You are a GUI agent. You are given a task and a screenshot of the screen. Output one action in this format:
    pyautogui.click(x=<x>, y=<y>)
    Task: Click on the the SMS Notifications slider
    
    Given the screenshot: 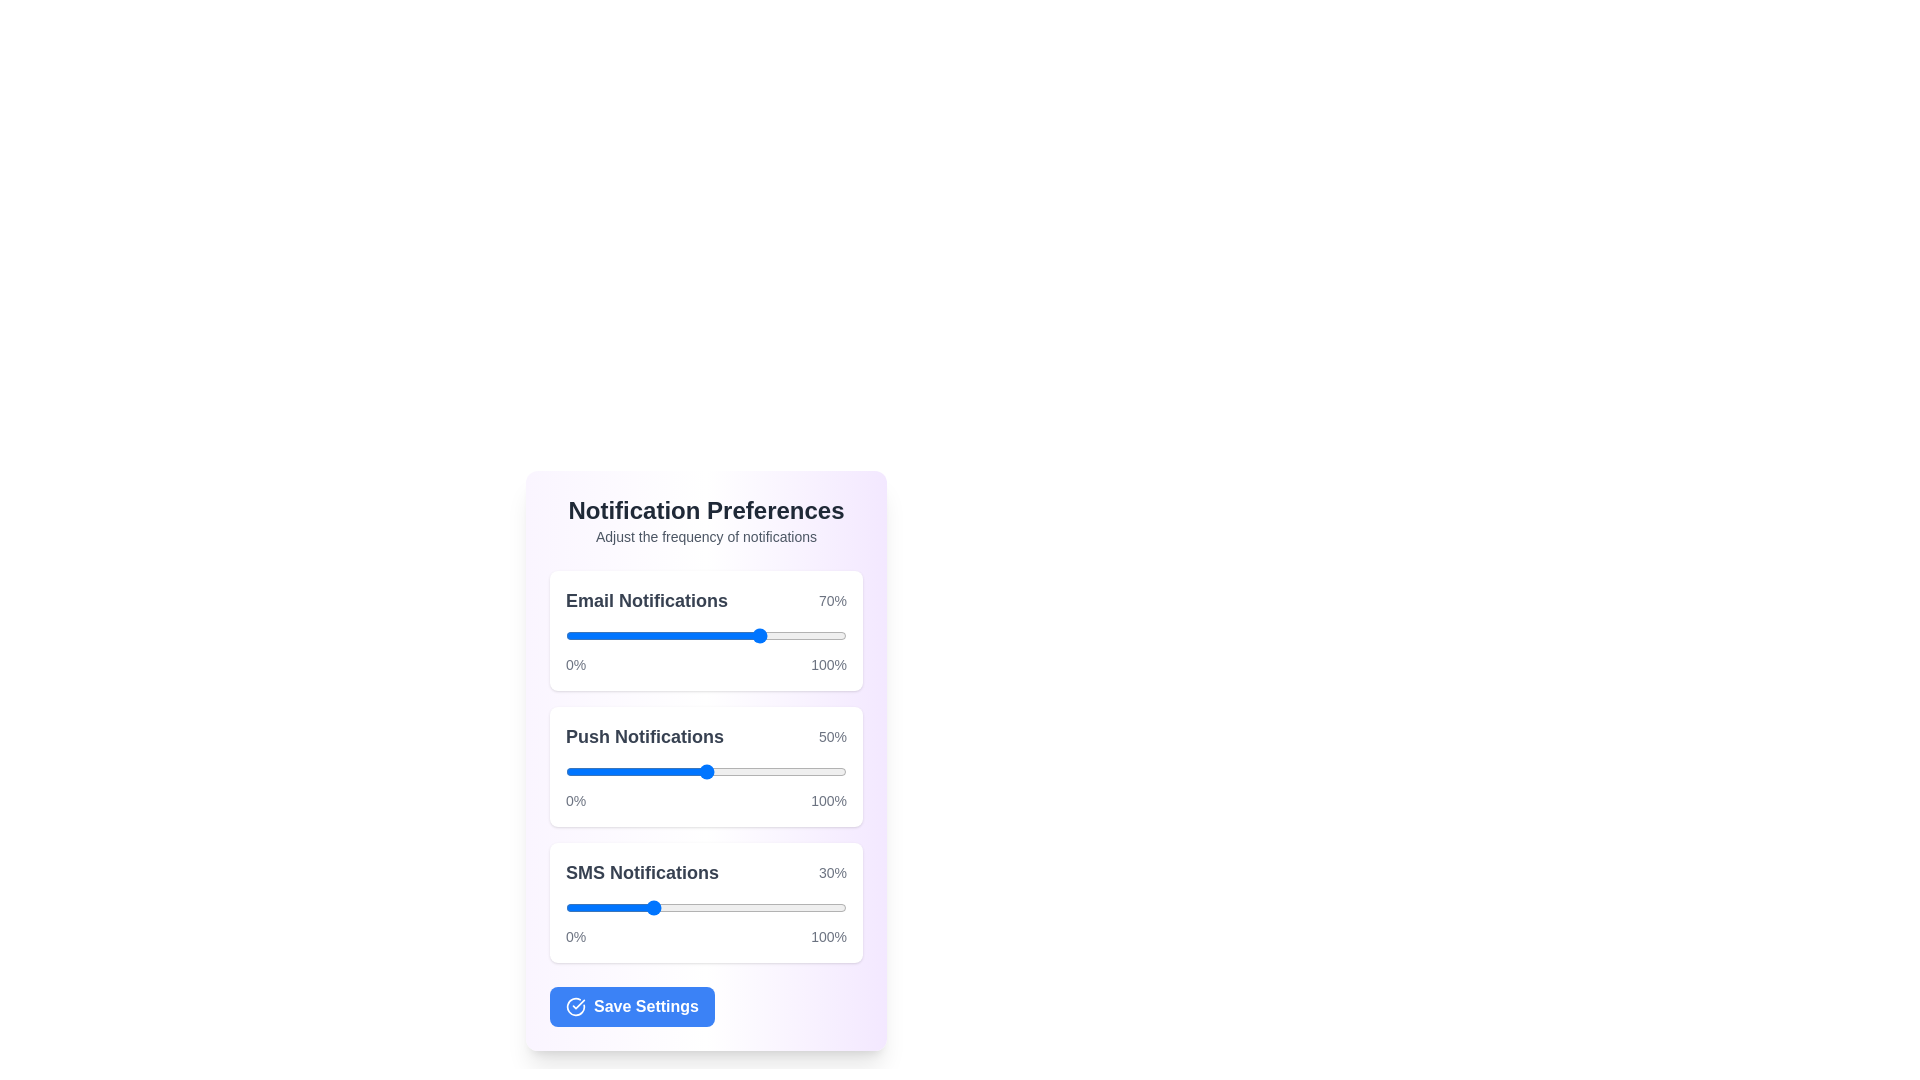 What is the action you would take?
    pyautogui.click(x=827, y=907)
    